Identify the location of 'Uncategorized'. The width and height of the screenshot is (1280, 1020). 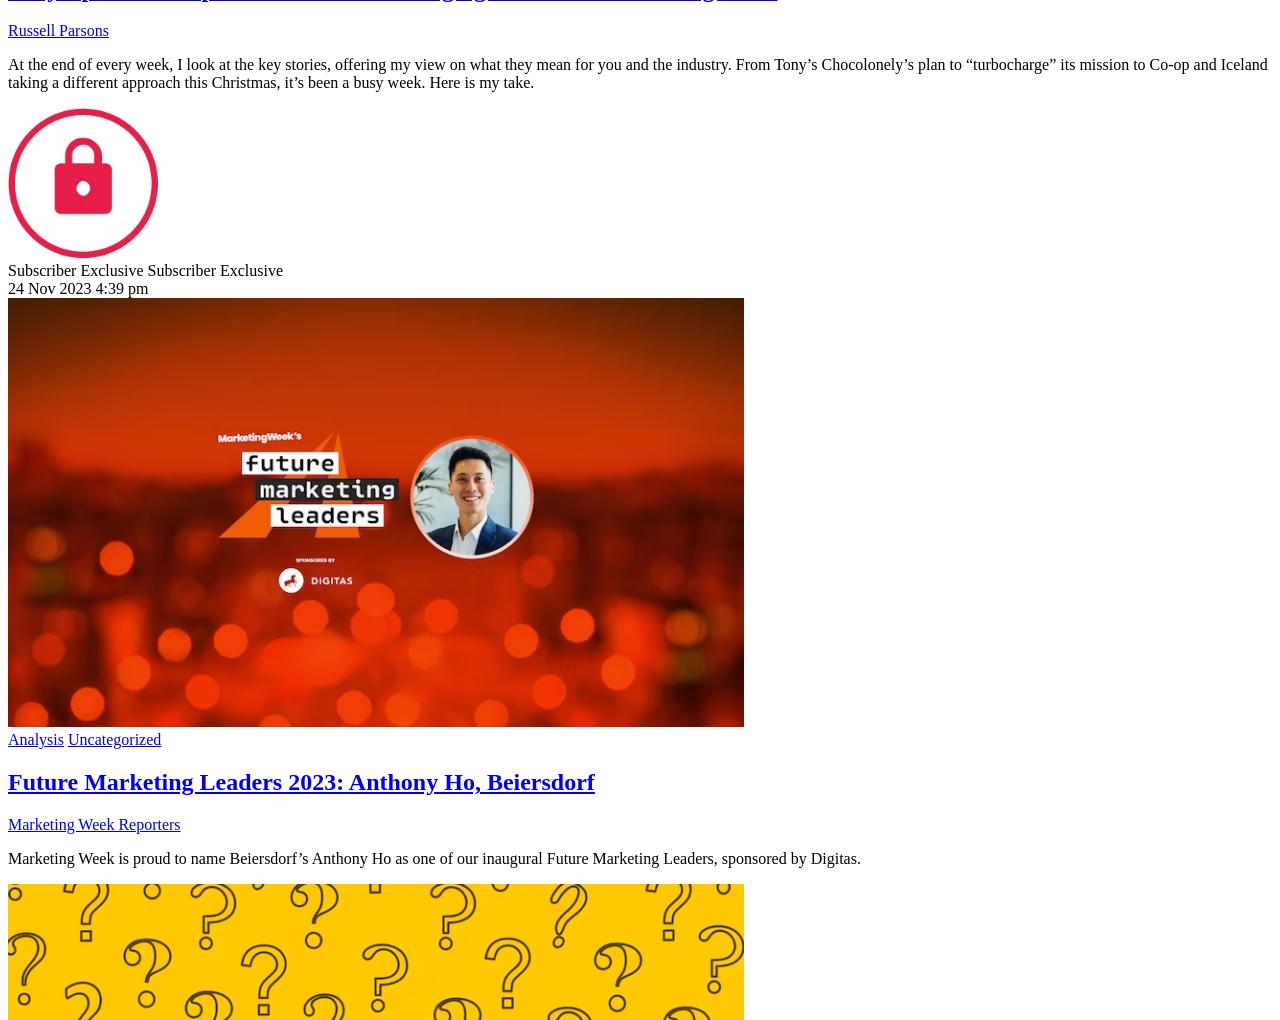
(113, 739).